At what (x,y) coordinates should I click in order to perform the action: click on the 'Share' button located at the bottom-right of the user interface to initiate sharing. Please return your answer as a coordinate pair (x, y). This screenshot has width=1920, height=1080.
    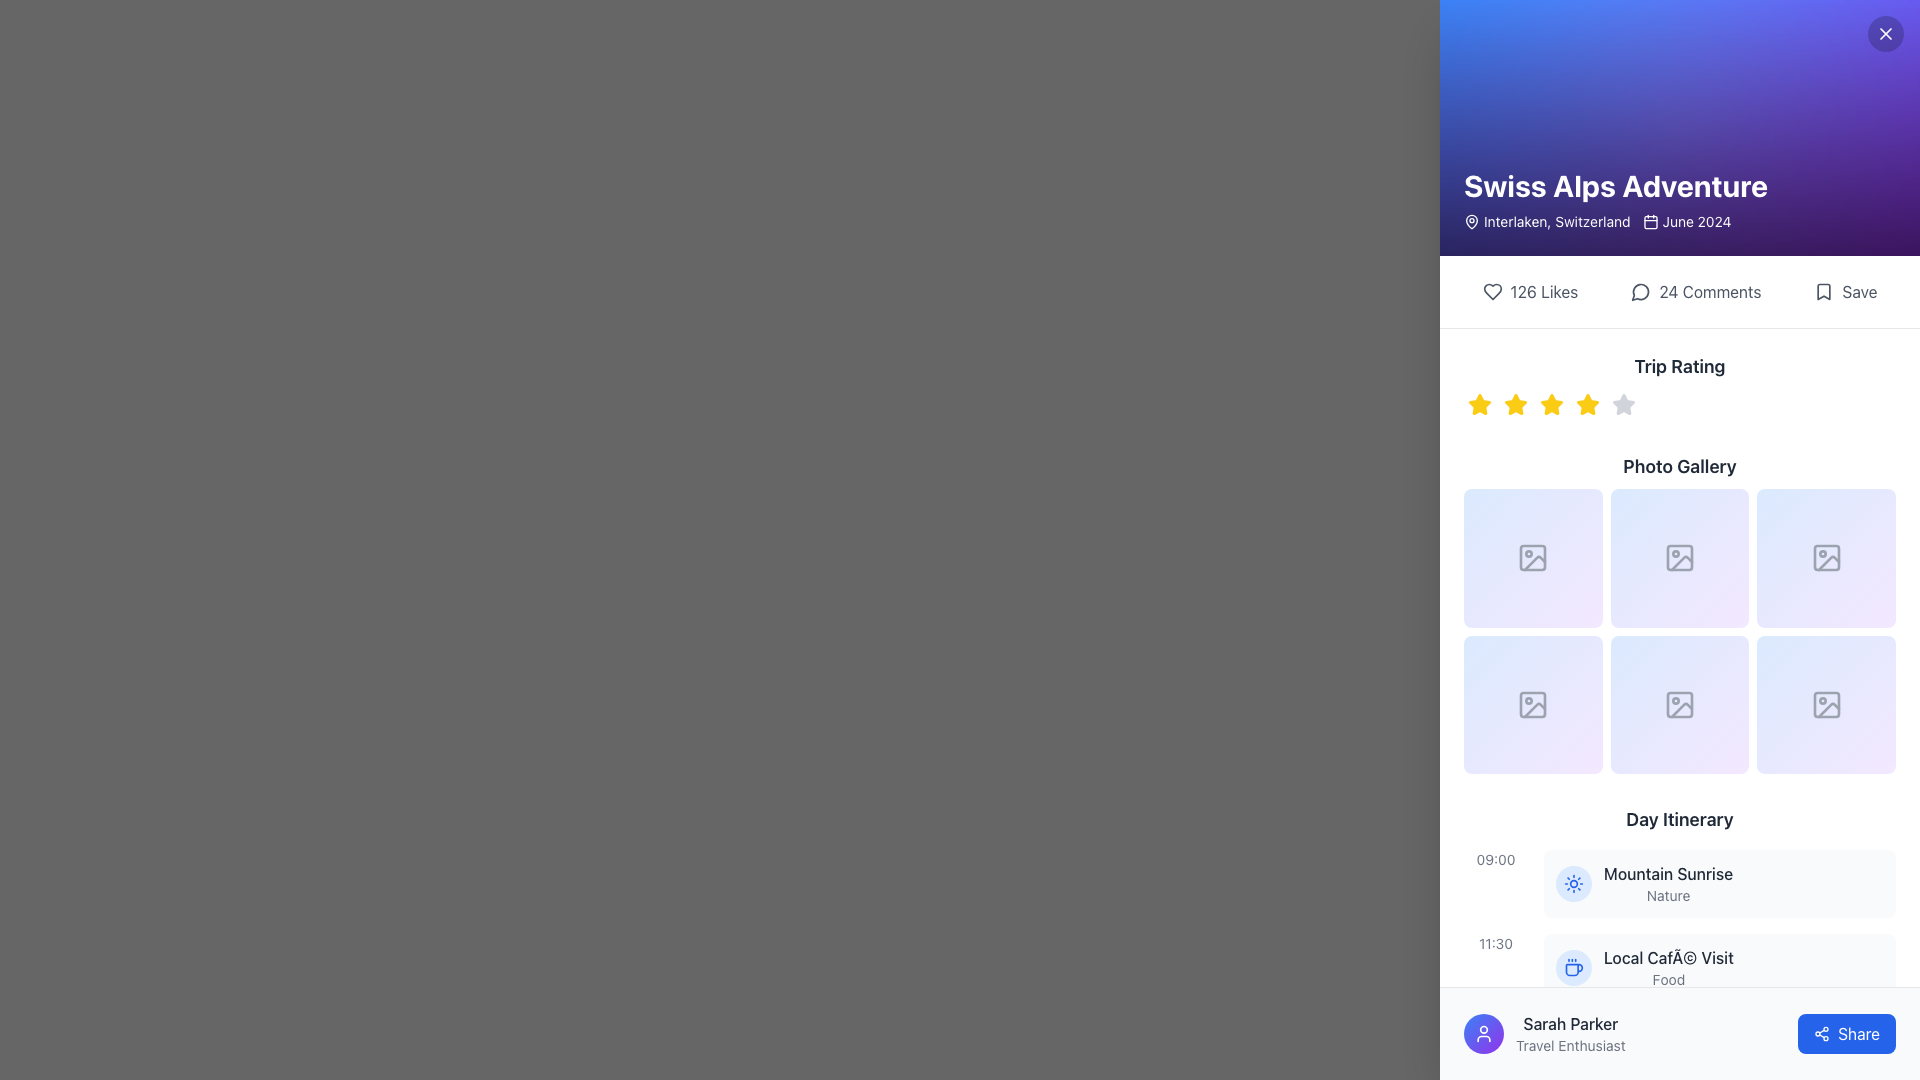
    Looking at the image, I should click on (1846, 1033).